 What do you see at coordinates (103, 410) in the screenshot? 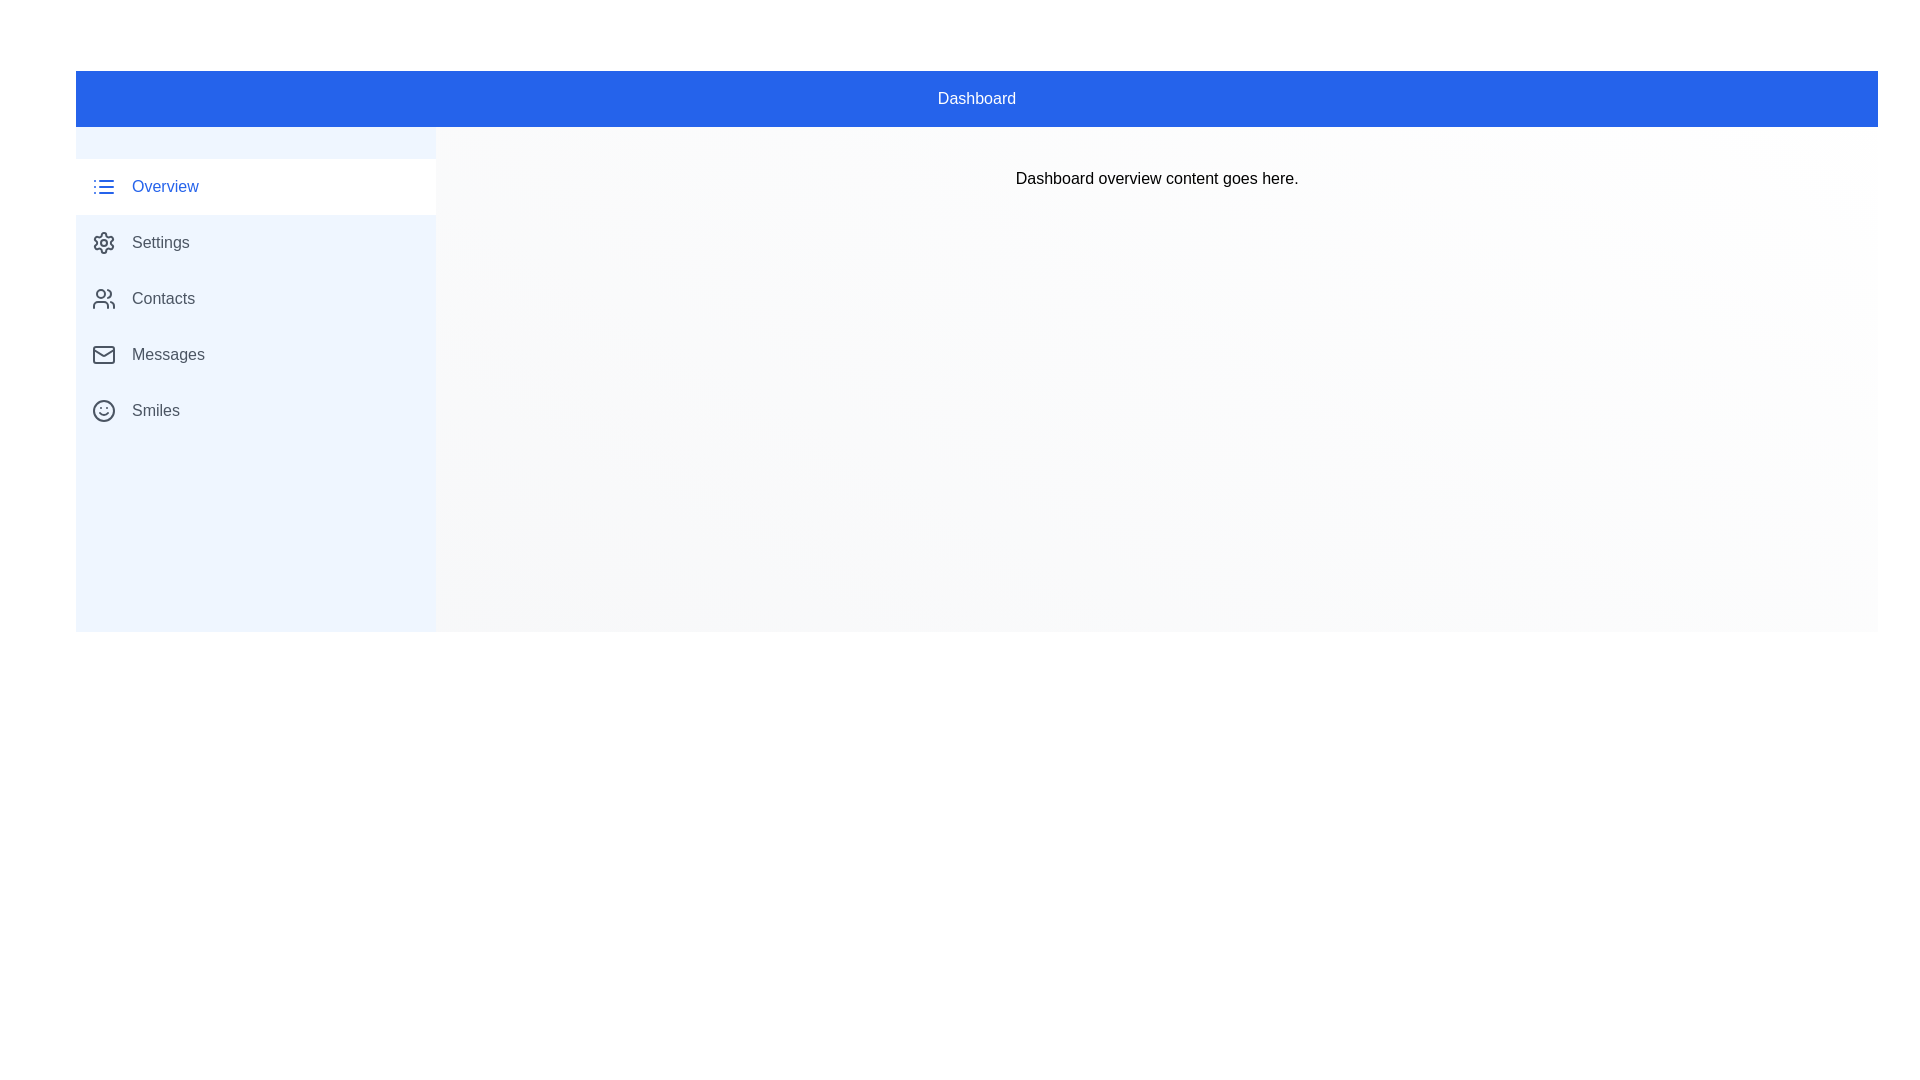
I see `the circular outer shape of the smiley icon, which is the fourth item in the vertical menu on the left sidebar` at bounding box center [103, 410].